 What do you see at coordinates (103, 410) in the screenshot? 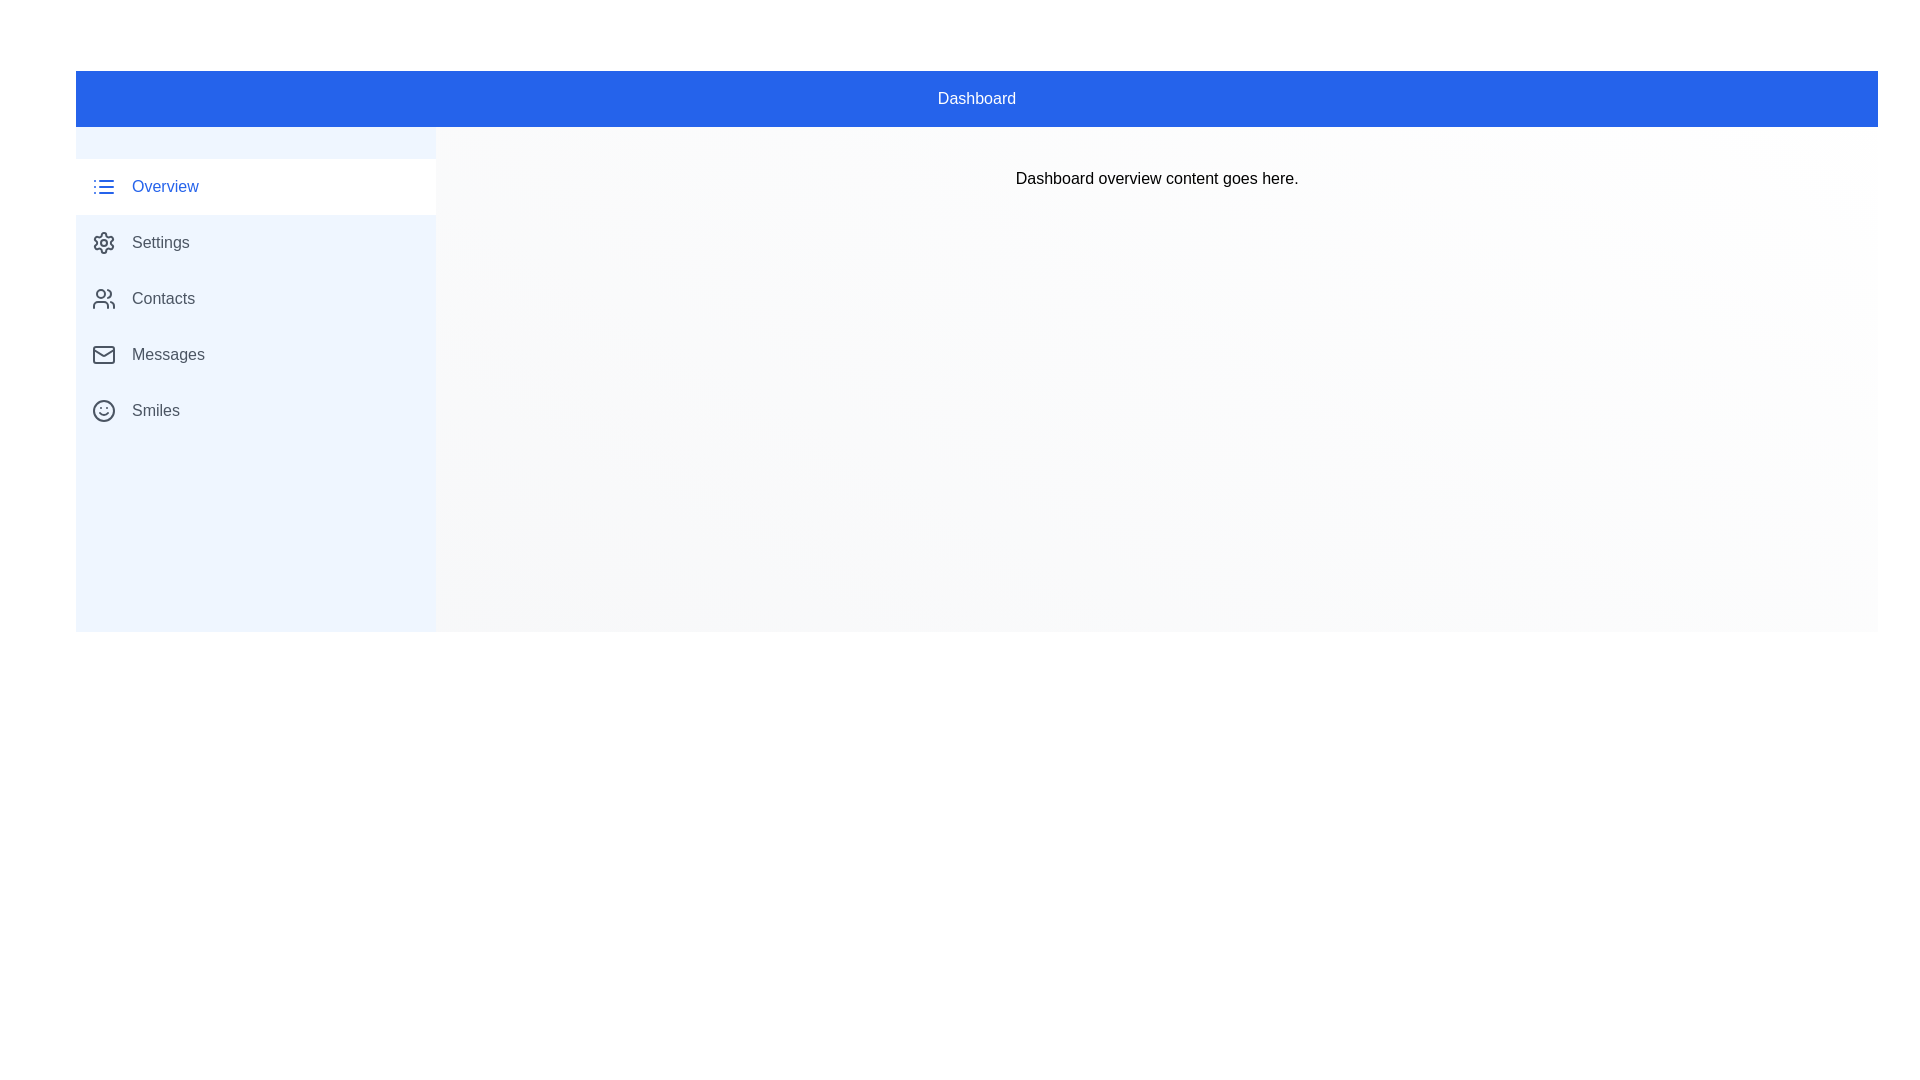
I see `the circular outer shape of the smiley icon, which is the fourth item in the vertical menu on the left sidebar` at bounding box center [103, 410].